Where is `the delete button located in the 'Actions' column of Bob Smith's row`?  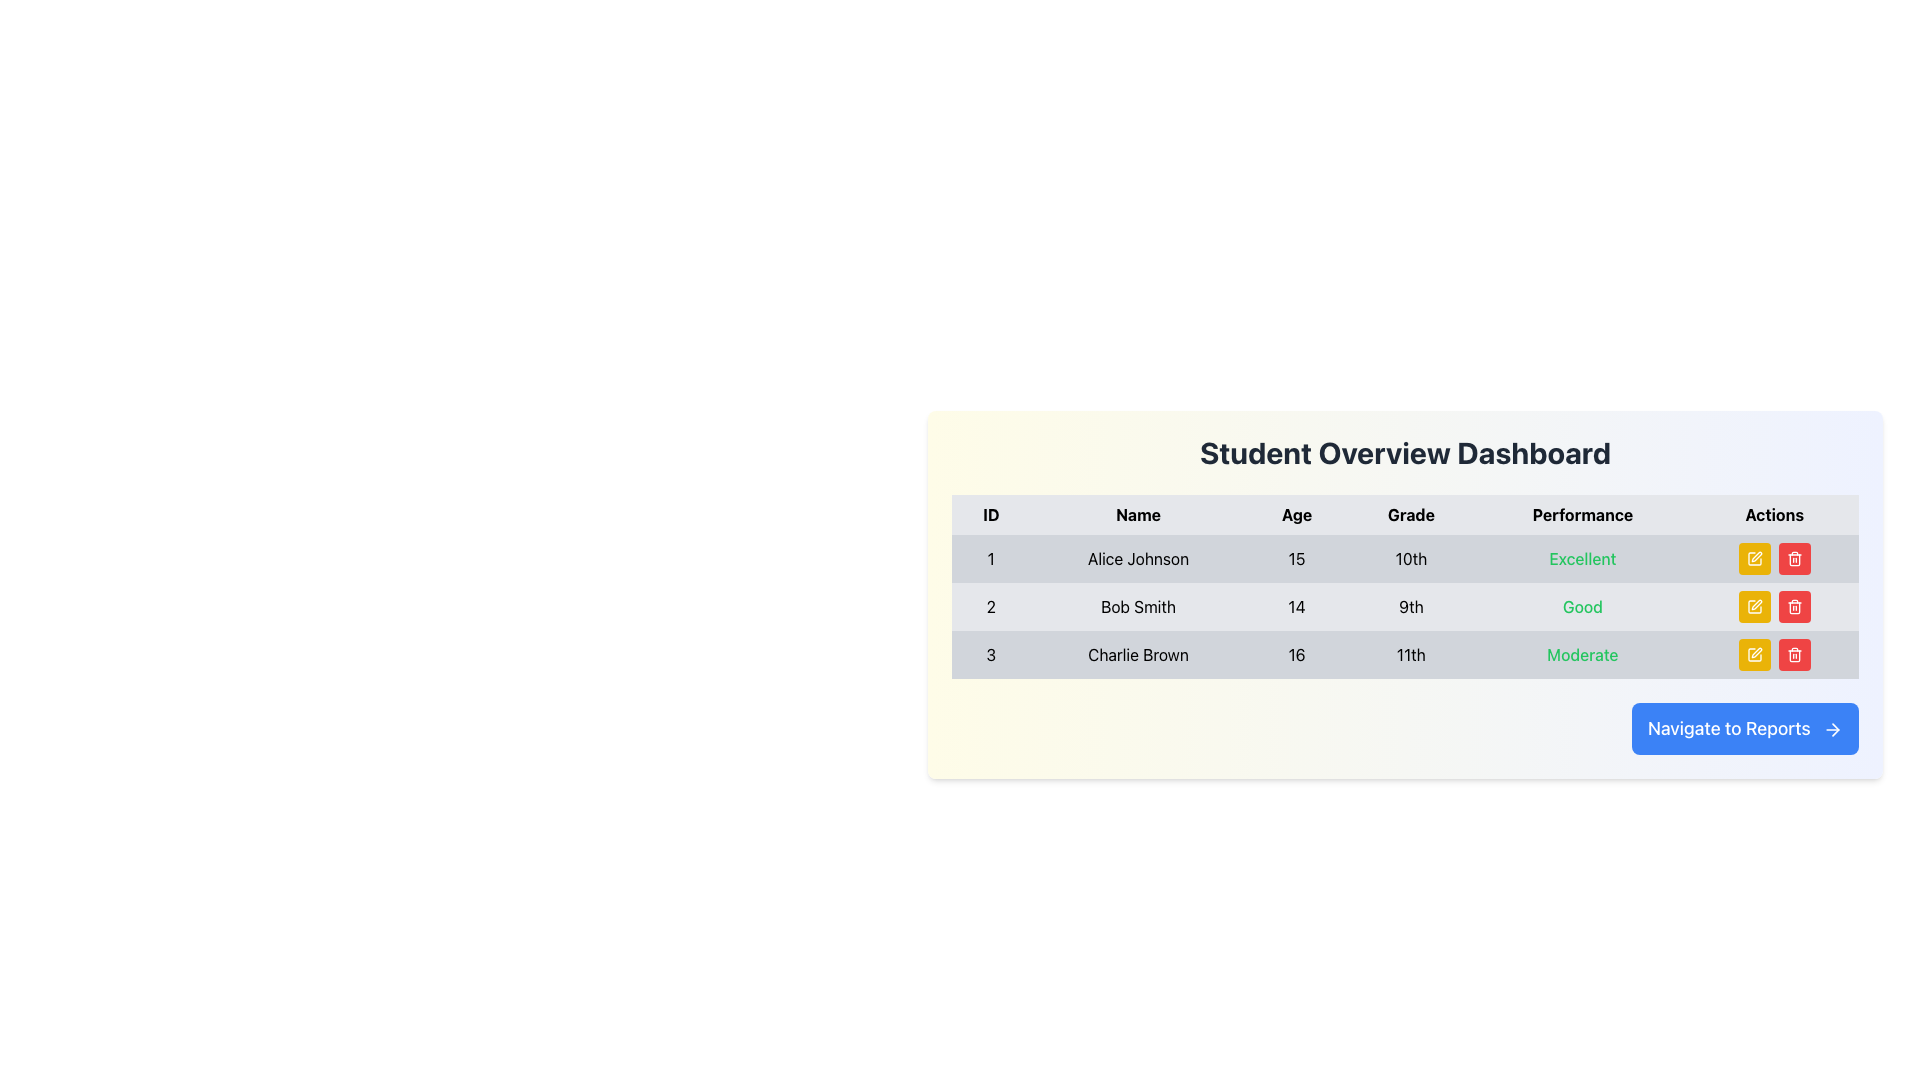 the delete button located in the 'Actions' column of Bob Smith's row is located at coordinates (1794, 605).